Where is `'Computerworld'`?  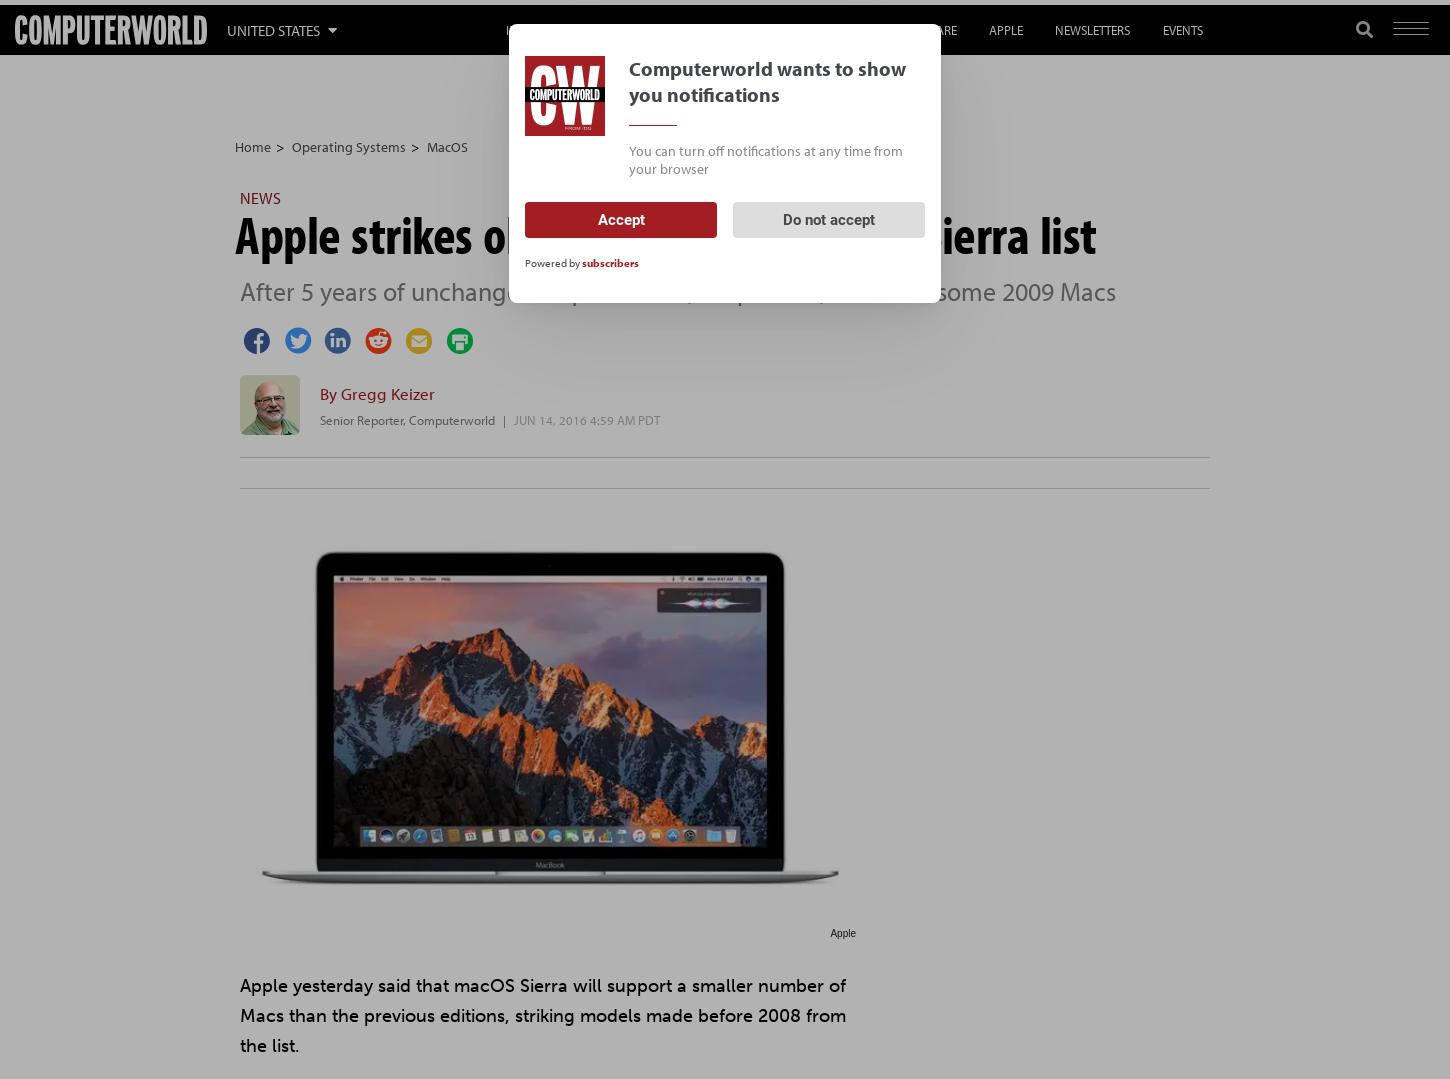
'Computerworld' is located at coordinates (450, 418).